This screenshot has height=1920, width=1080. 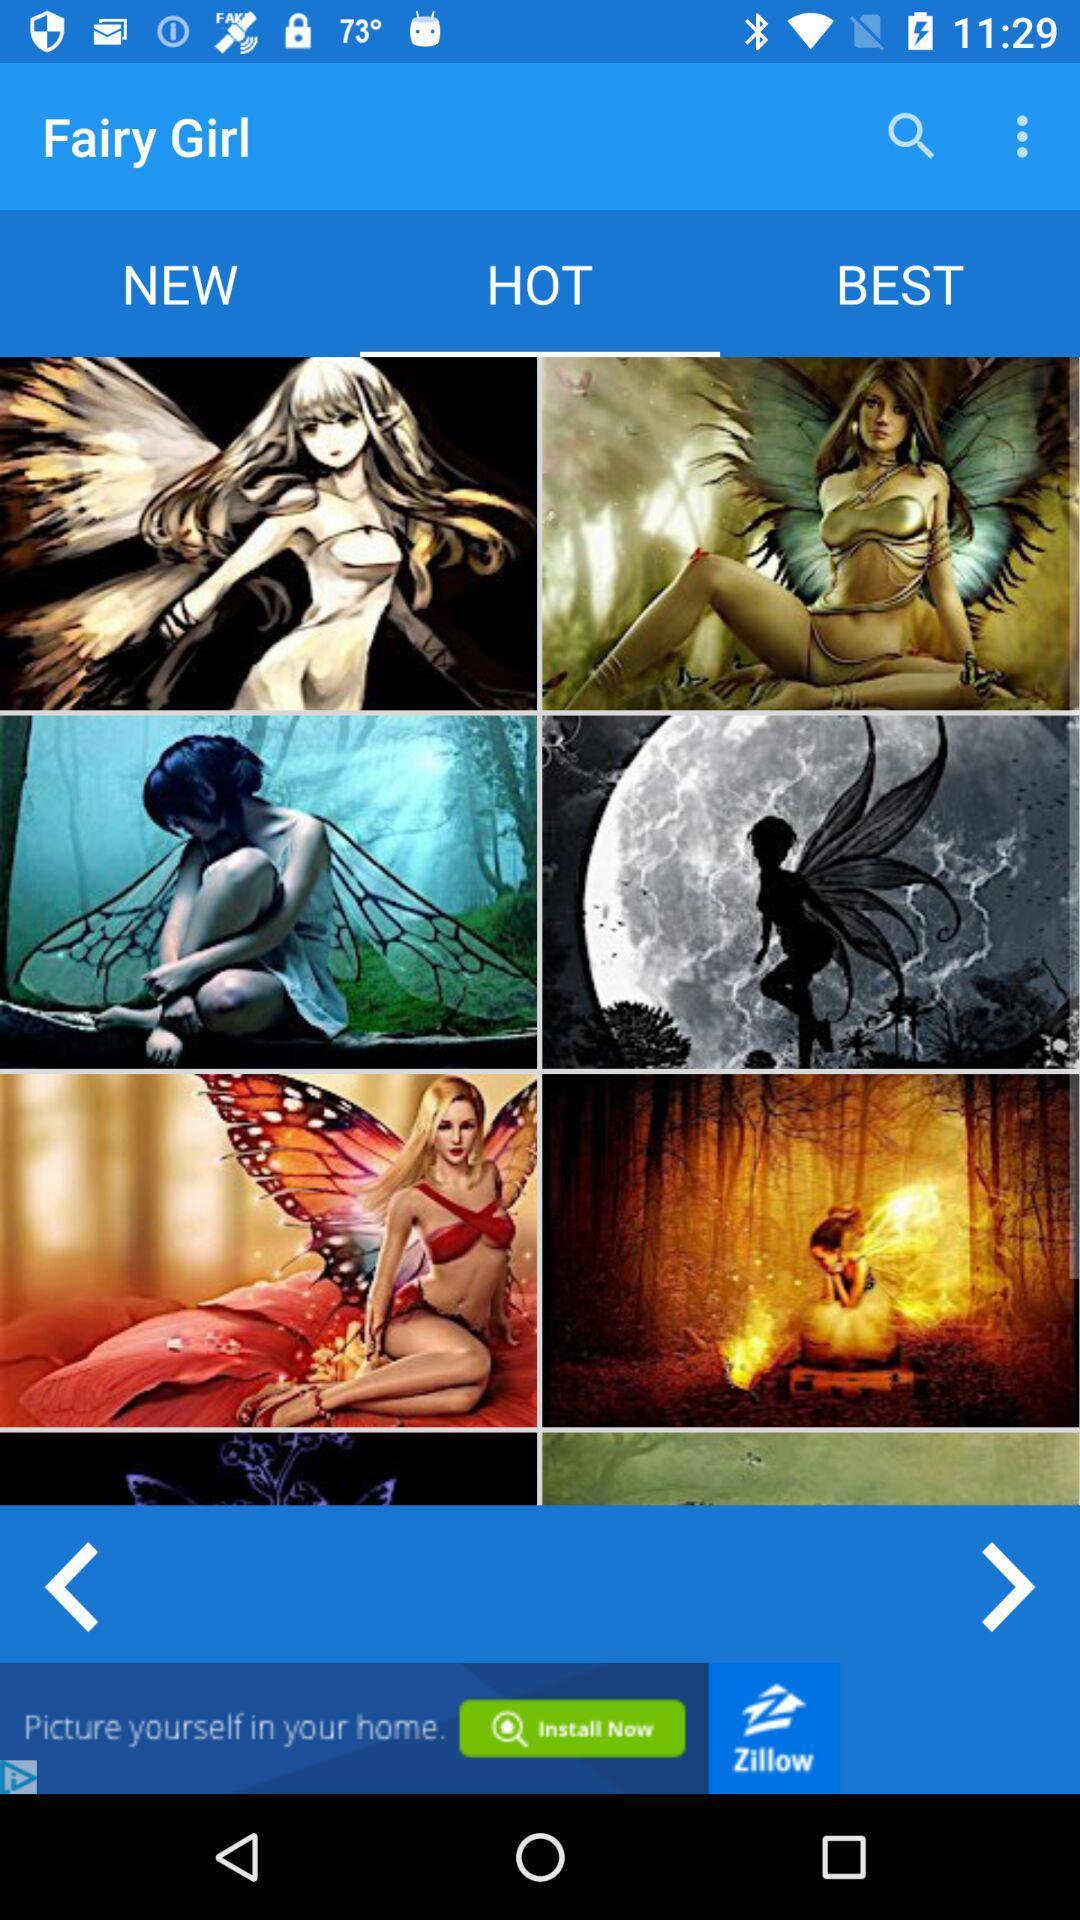 What do you see at coordinates (1010, 1583) in the screenshot?
I see `the arrow_forward icon` at bounding box center [1010, 1583].